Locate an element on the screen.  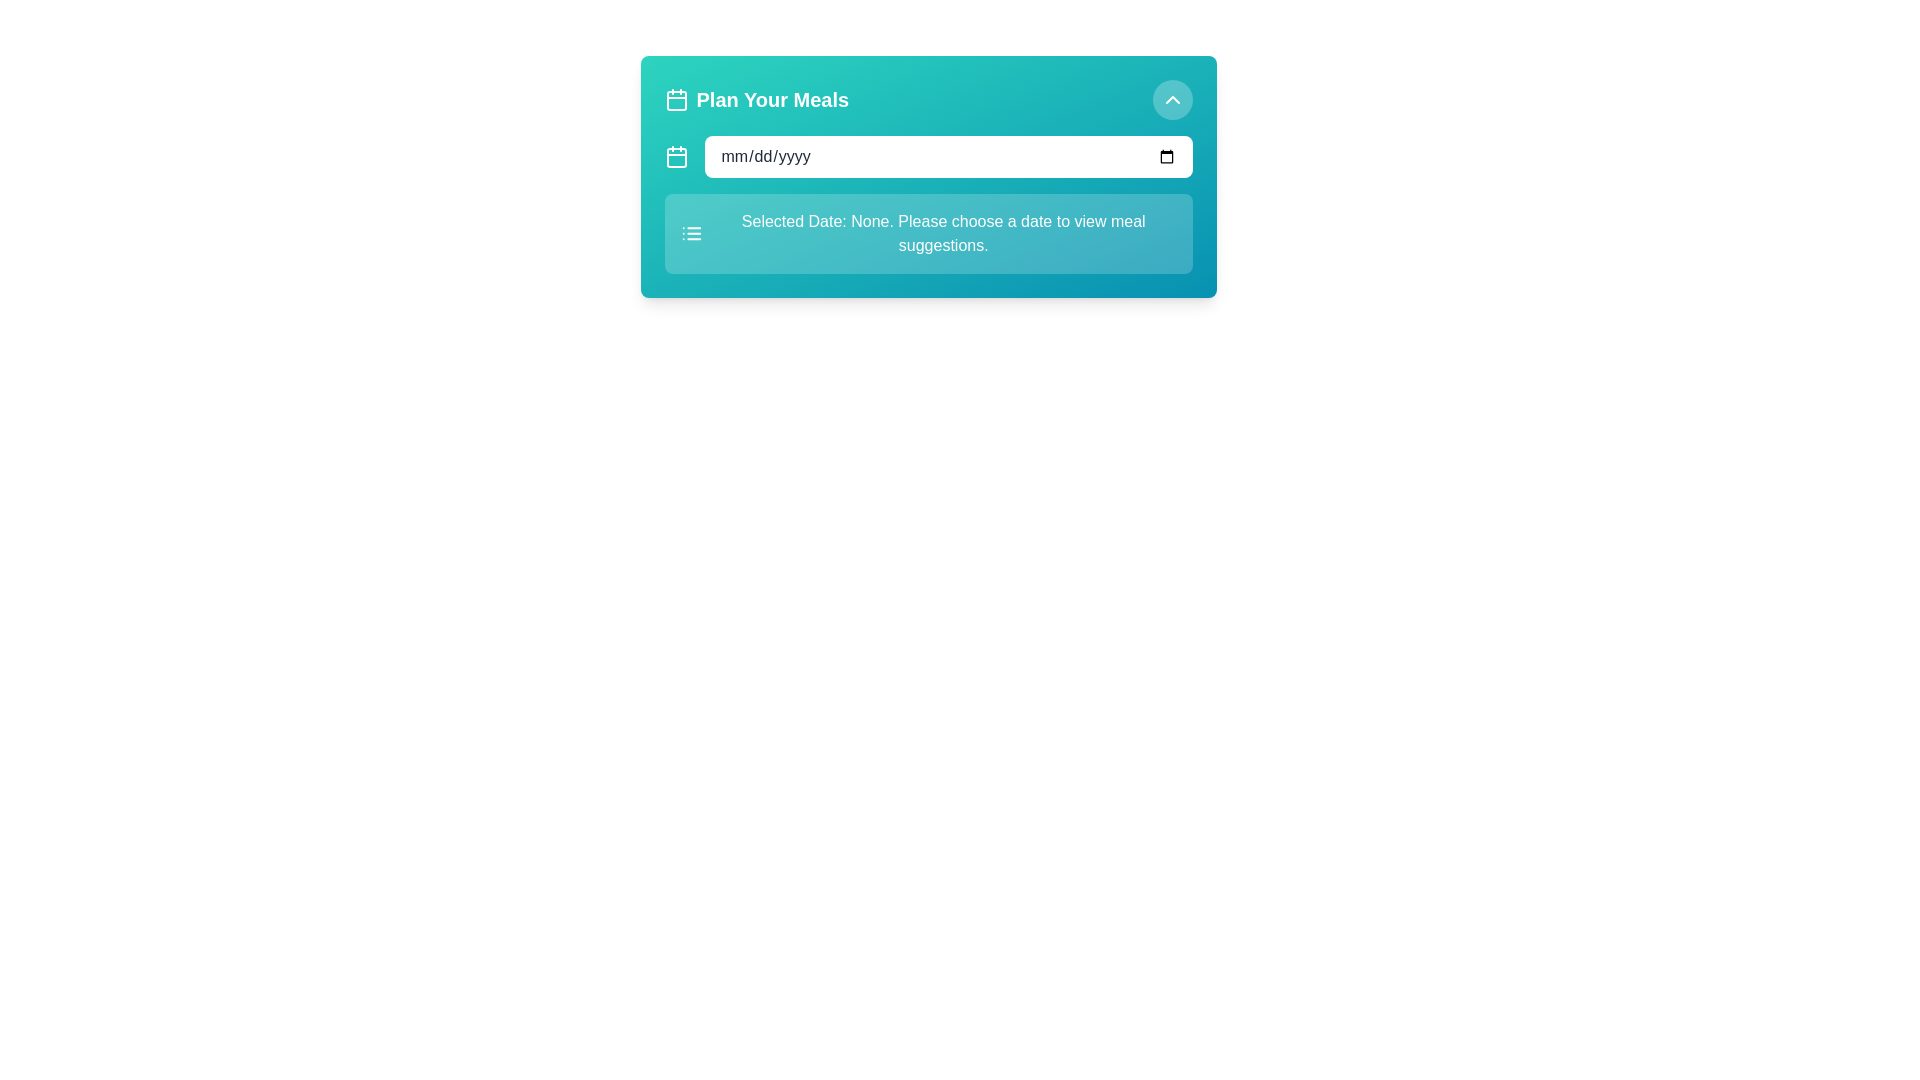
the calendar icon, which is a white line-based design against a cyan background, located towards the left side within the date selection input field is located at coordinates (676, 156).